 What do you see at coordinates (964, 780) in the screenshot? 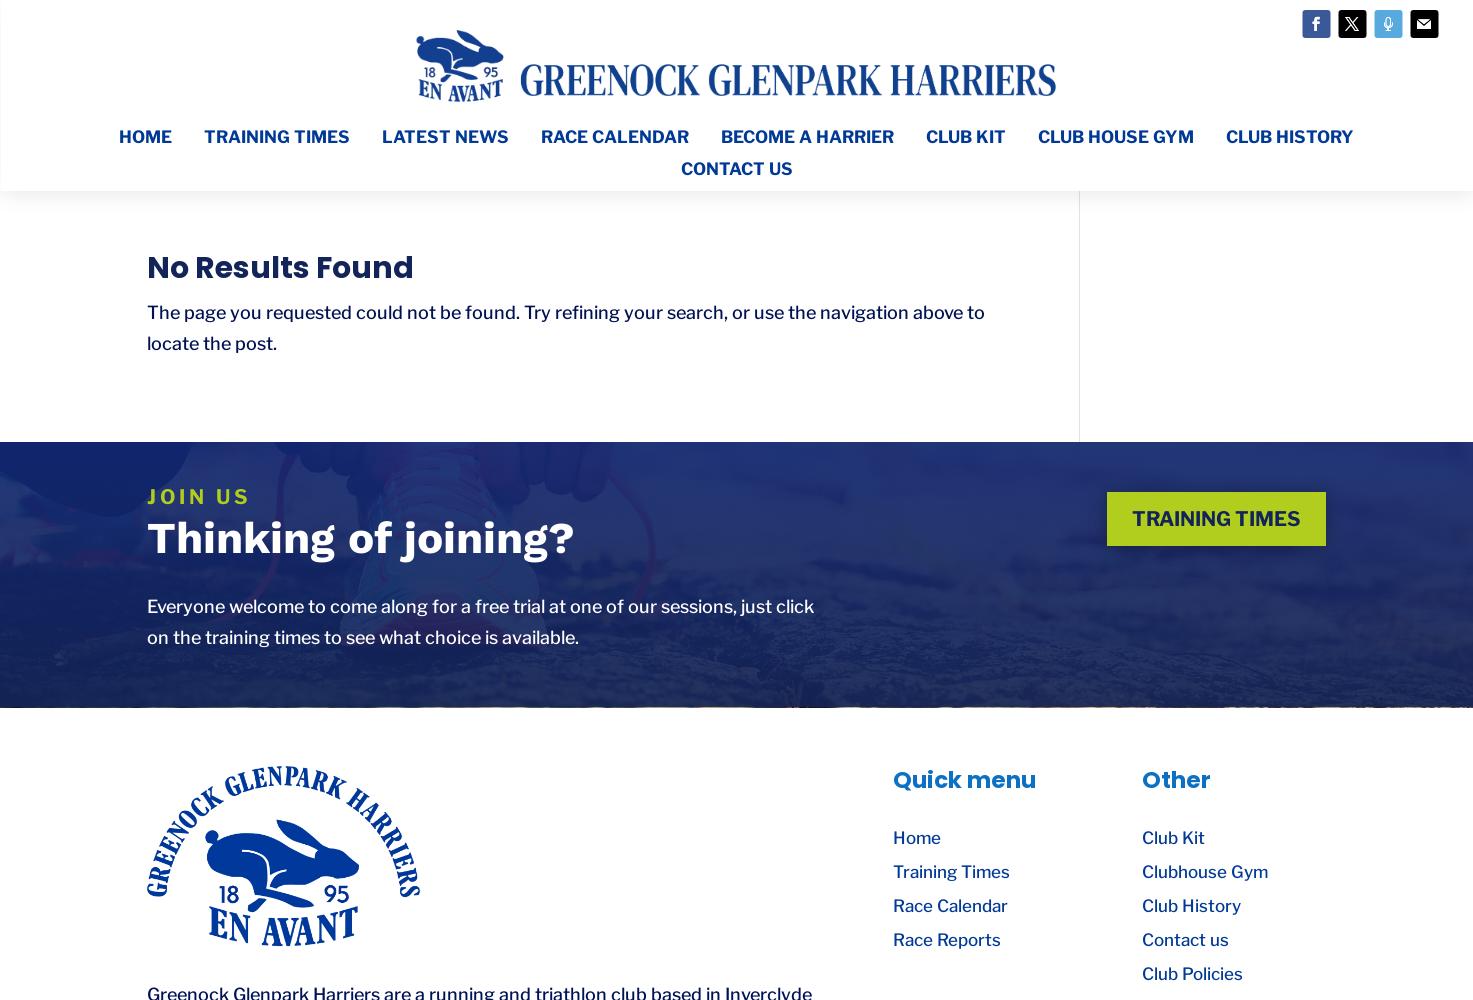
I see `'Quick menu'` at bounding box center [964, 780].